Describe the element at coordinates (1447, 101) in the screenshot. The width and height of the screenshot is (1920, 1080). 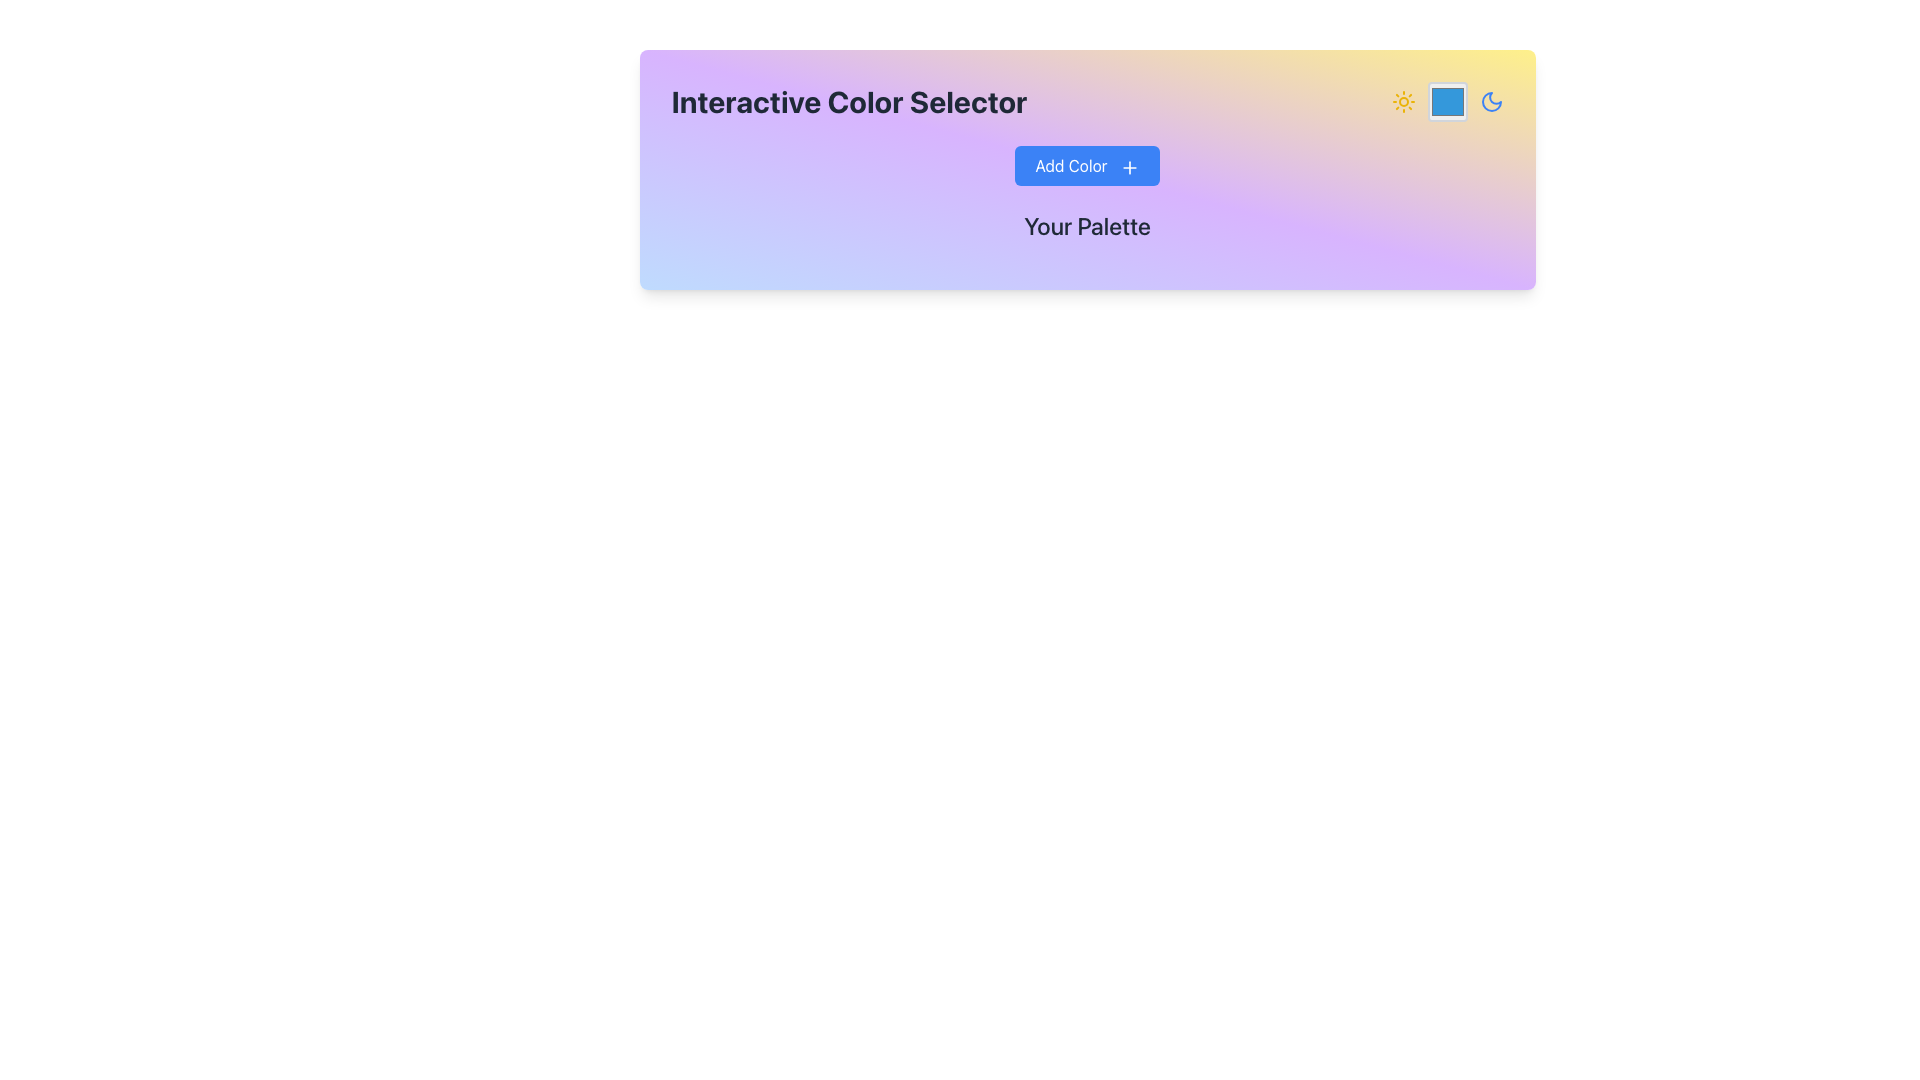
I see `the light blue square color picker, which is bordered by a light gray frame` at that location.